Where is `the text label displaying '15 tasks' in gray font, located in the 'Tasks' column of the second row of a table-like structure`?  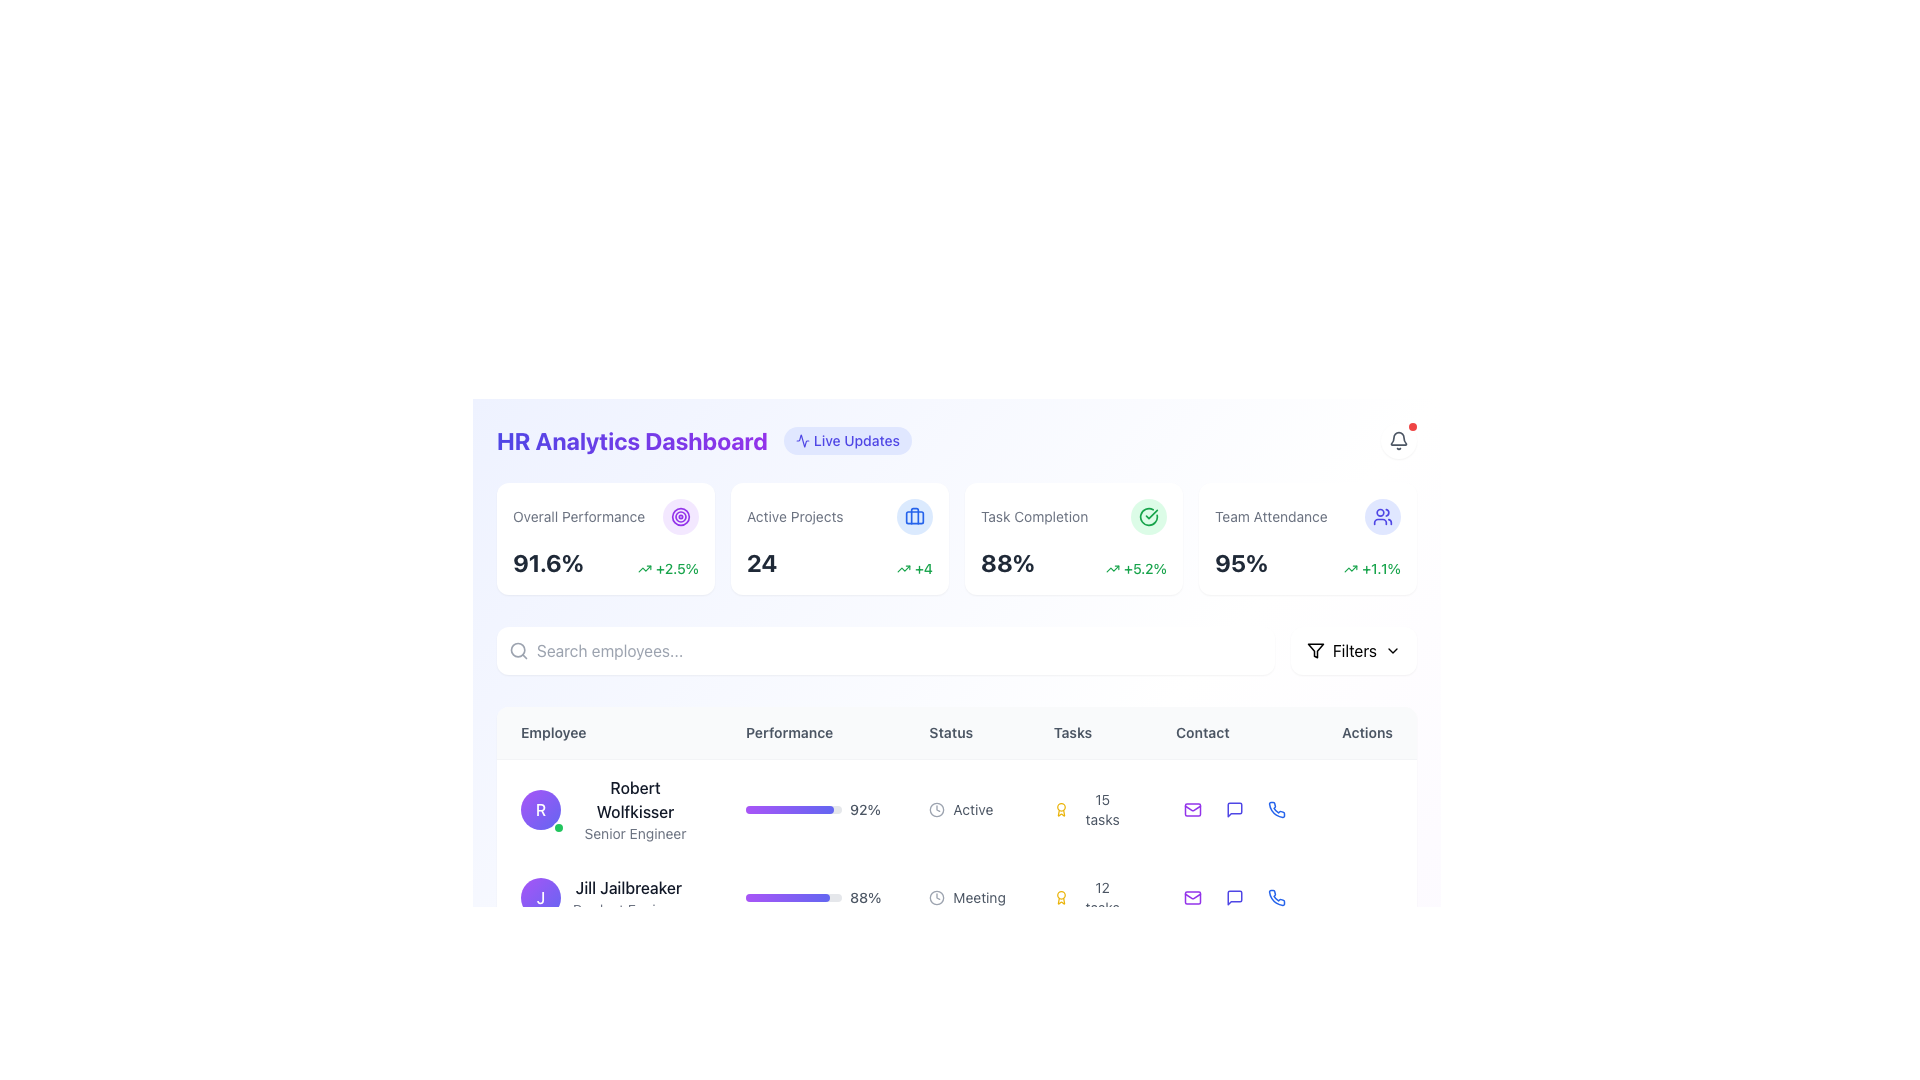 the text label displaying '15 tasks' in gray font, located in the 'Tasks' column of the second row of a table-like structure is located at coordinates (1101, 810).